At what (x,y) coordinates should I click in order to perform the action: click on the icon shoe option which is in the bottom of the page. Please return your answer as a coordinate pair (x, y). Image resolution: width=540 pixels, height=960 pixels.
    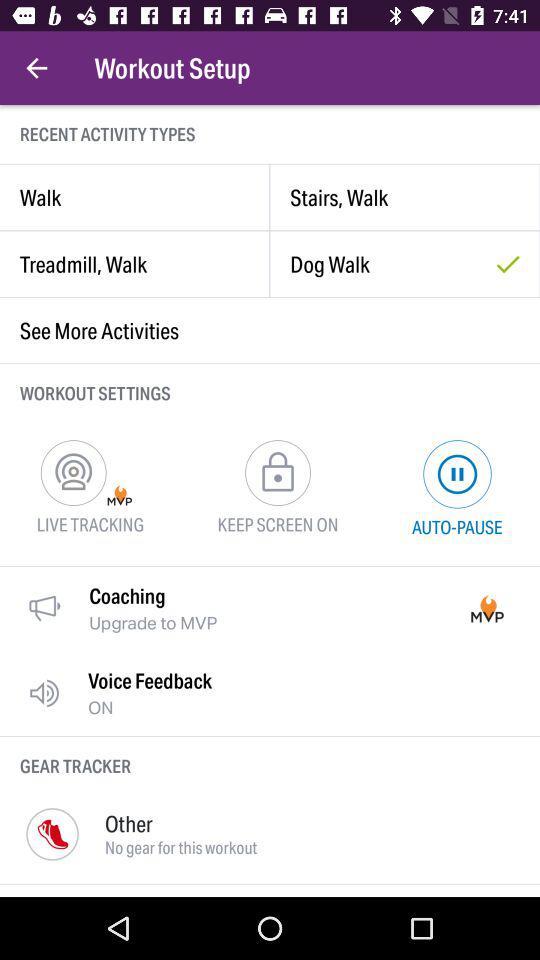
    Looking at the image, I should click on (52, 834).